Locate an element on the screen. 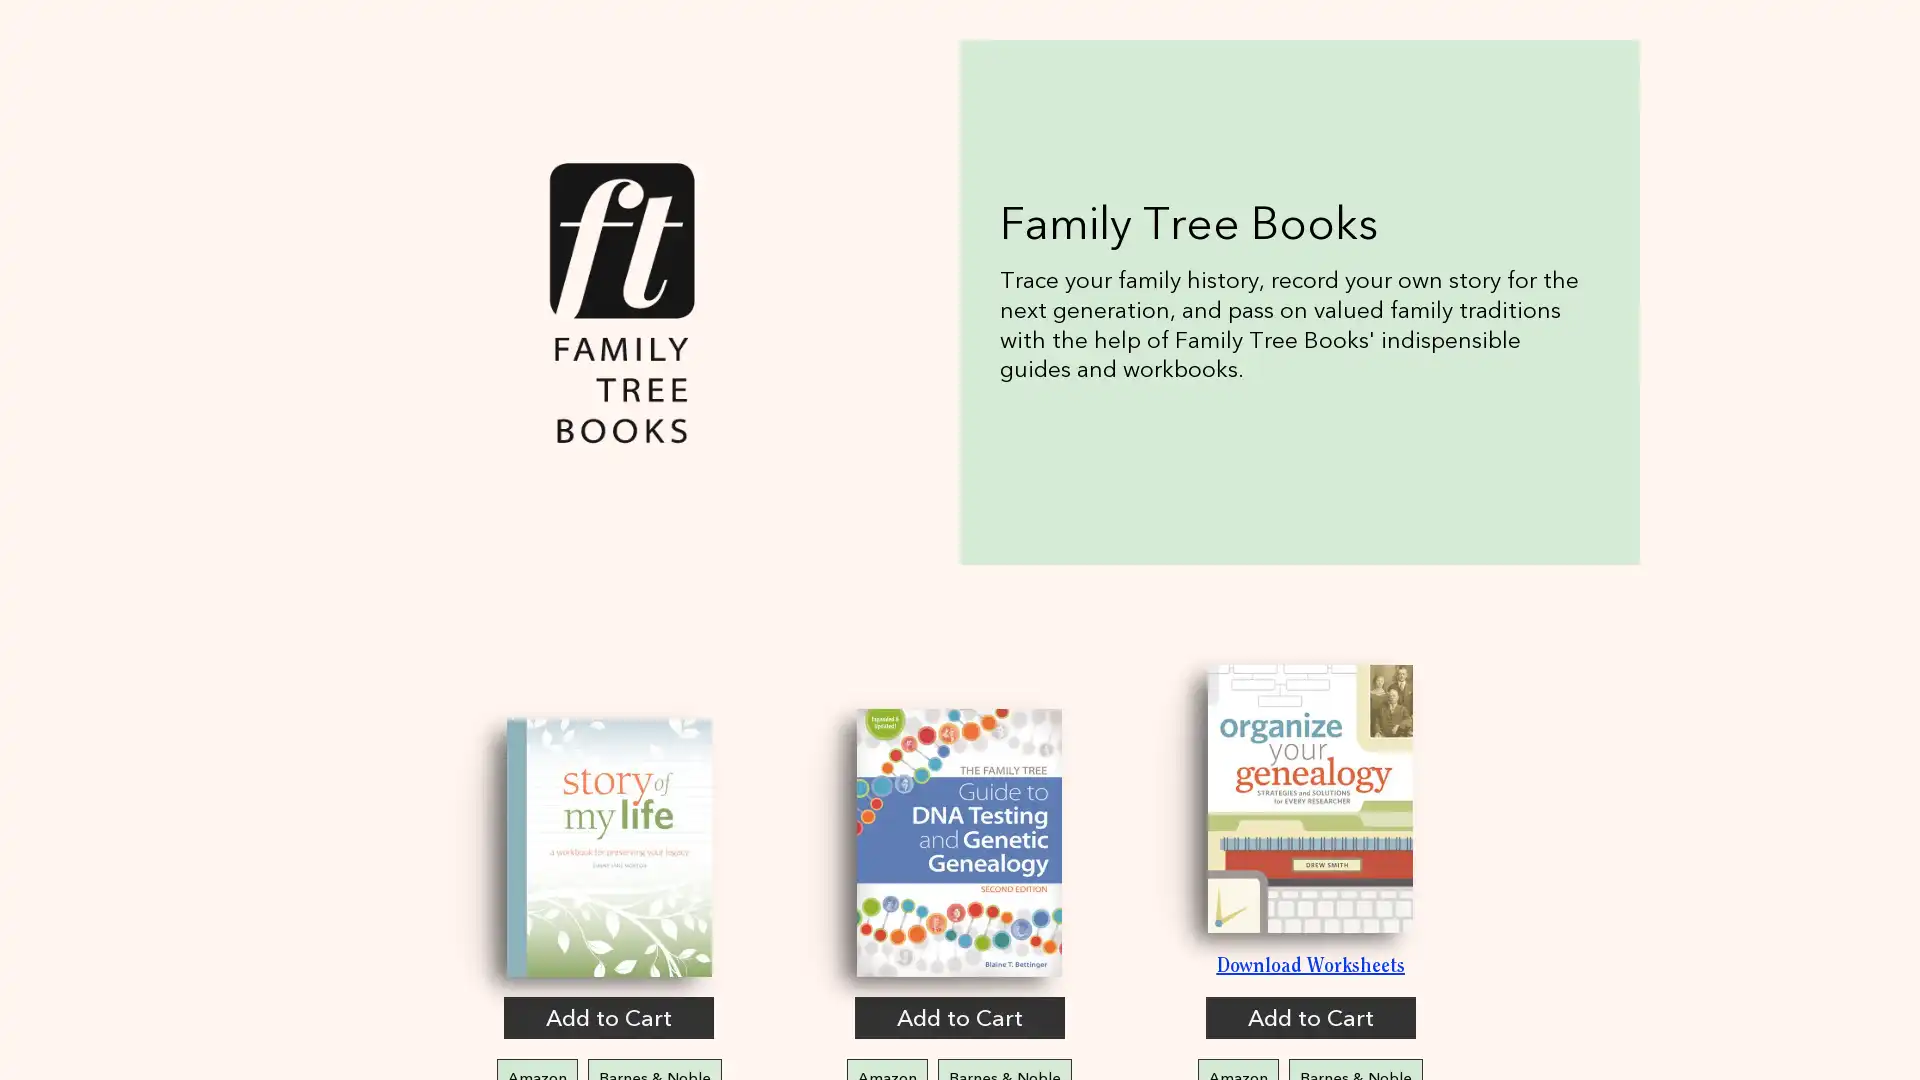 This screenshot has width=1920, height=1080. Add to Cart is located at coordinates (1310, 1017).